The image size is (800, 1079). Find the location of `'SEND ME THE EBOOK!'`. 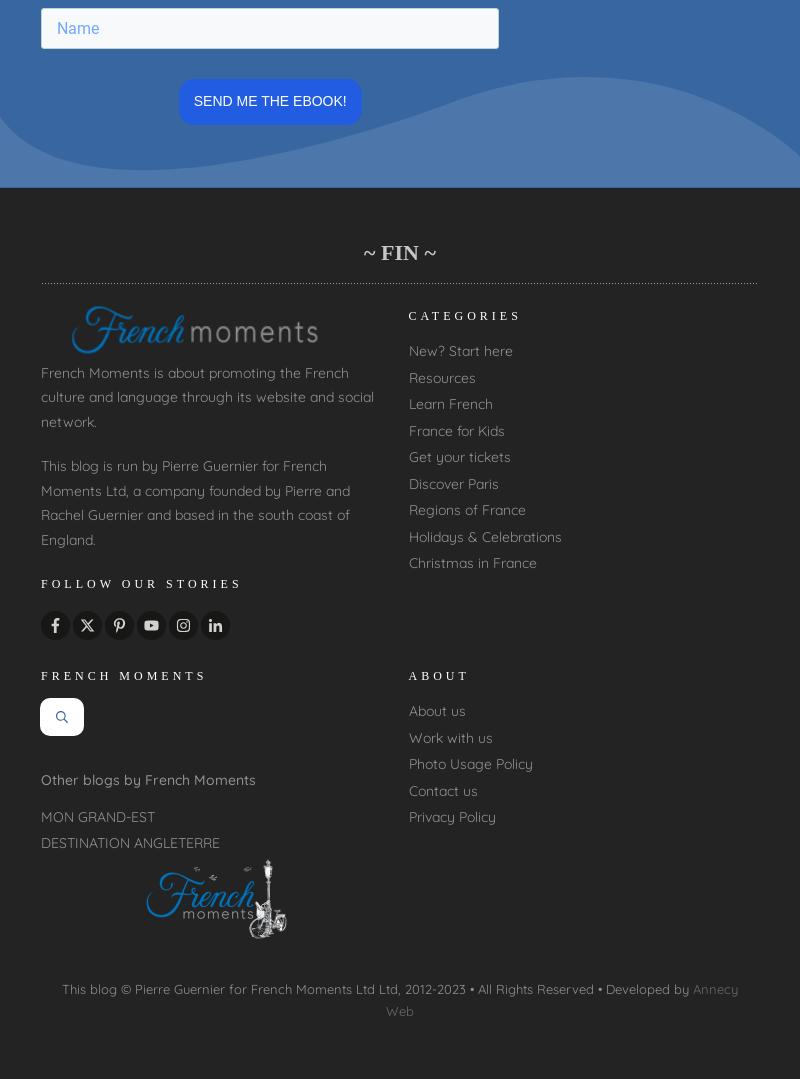

'SEND ME THE EBOOK!' is located at coordinates (269, 100).